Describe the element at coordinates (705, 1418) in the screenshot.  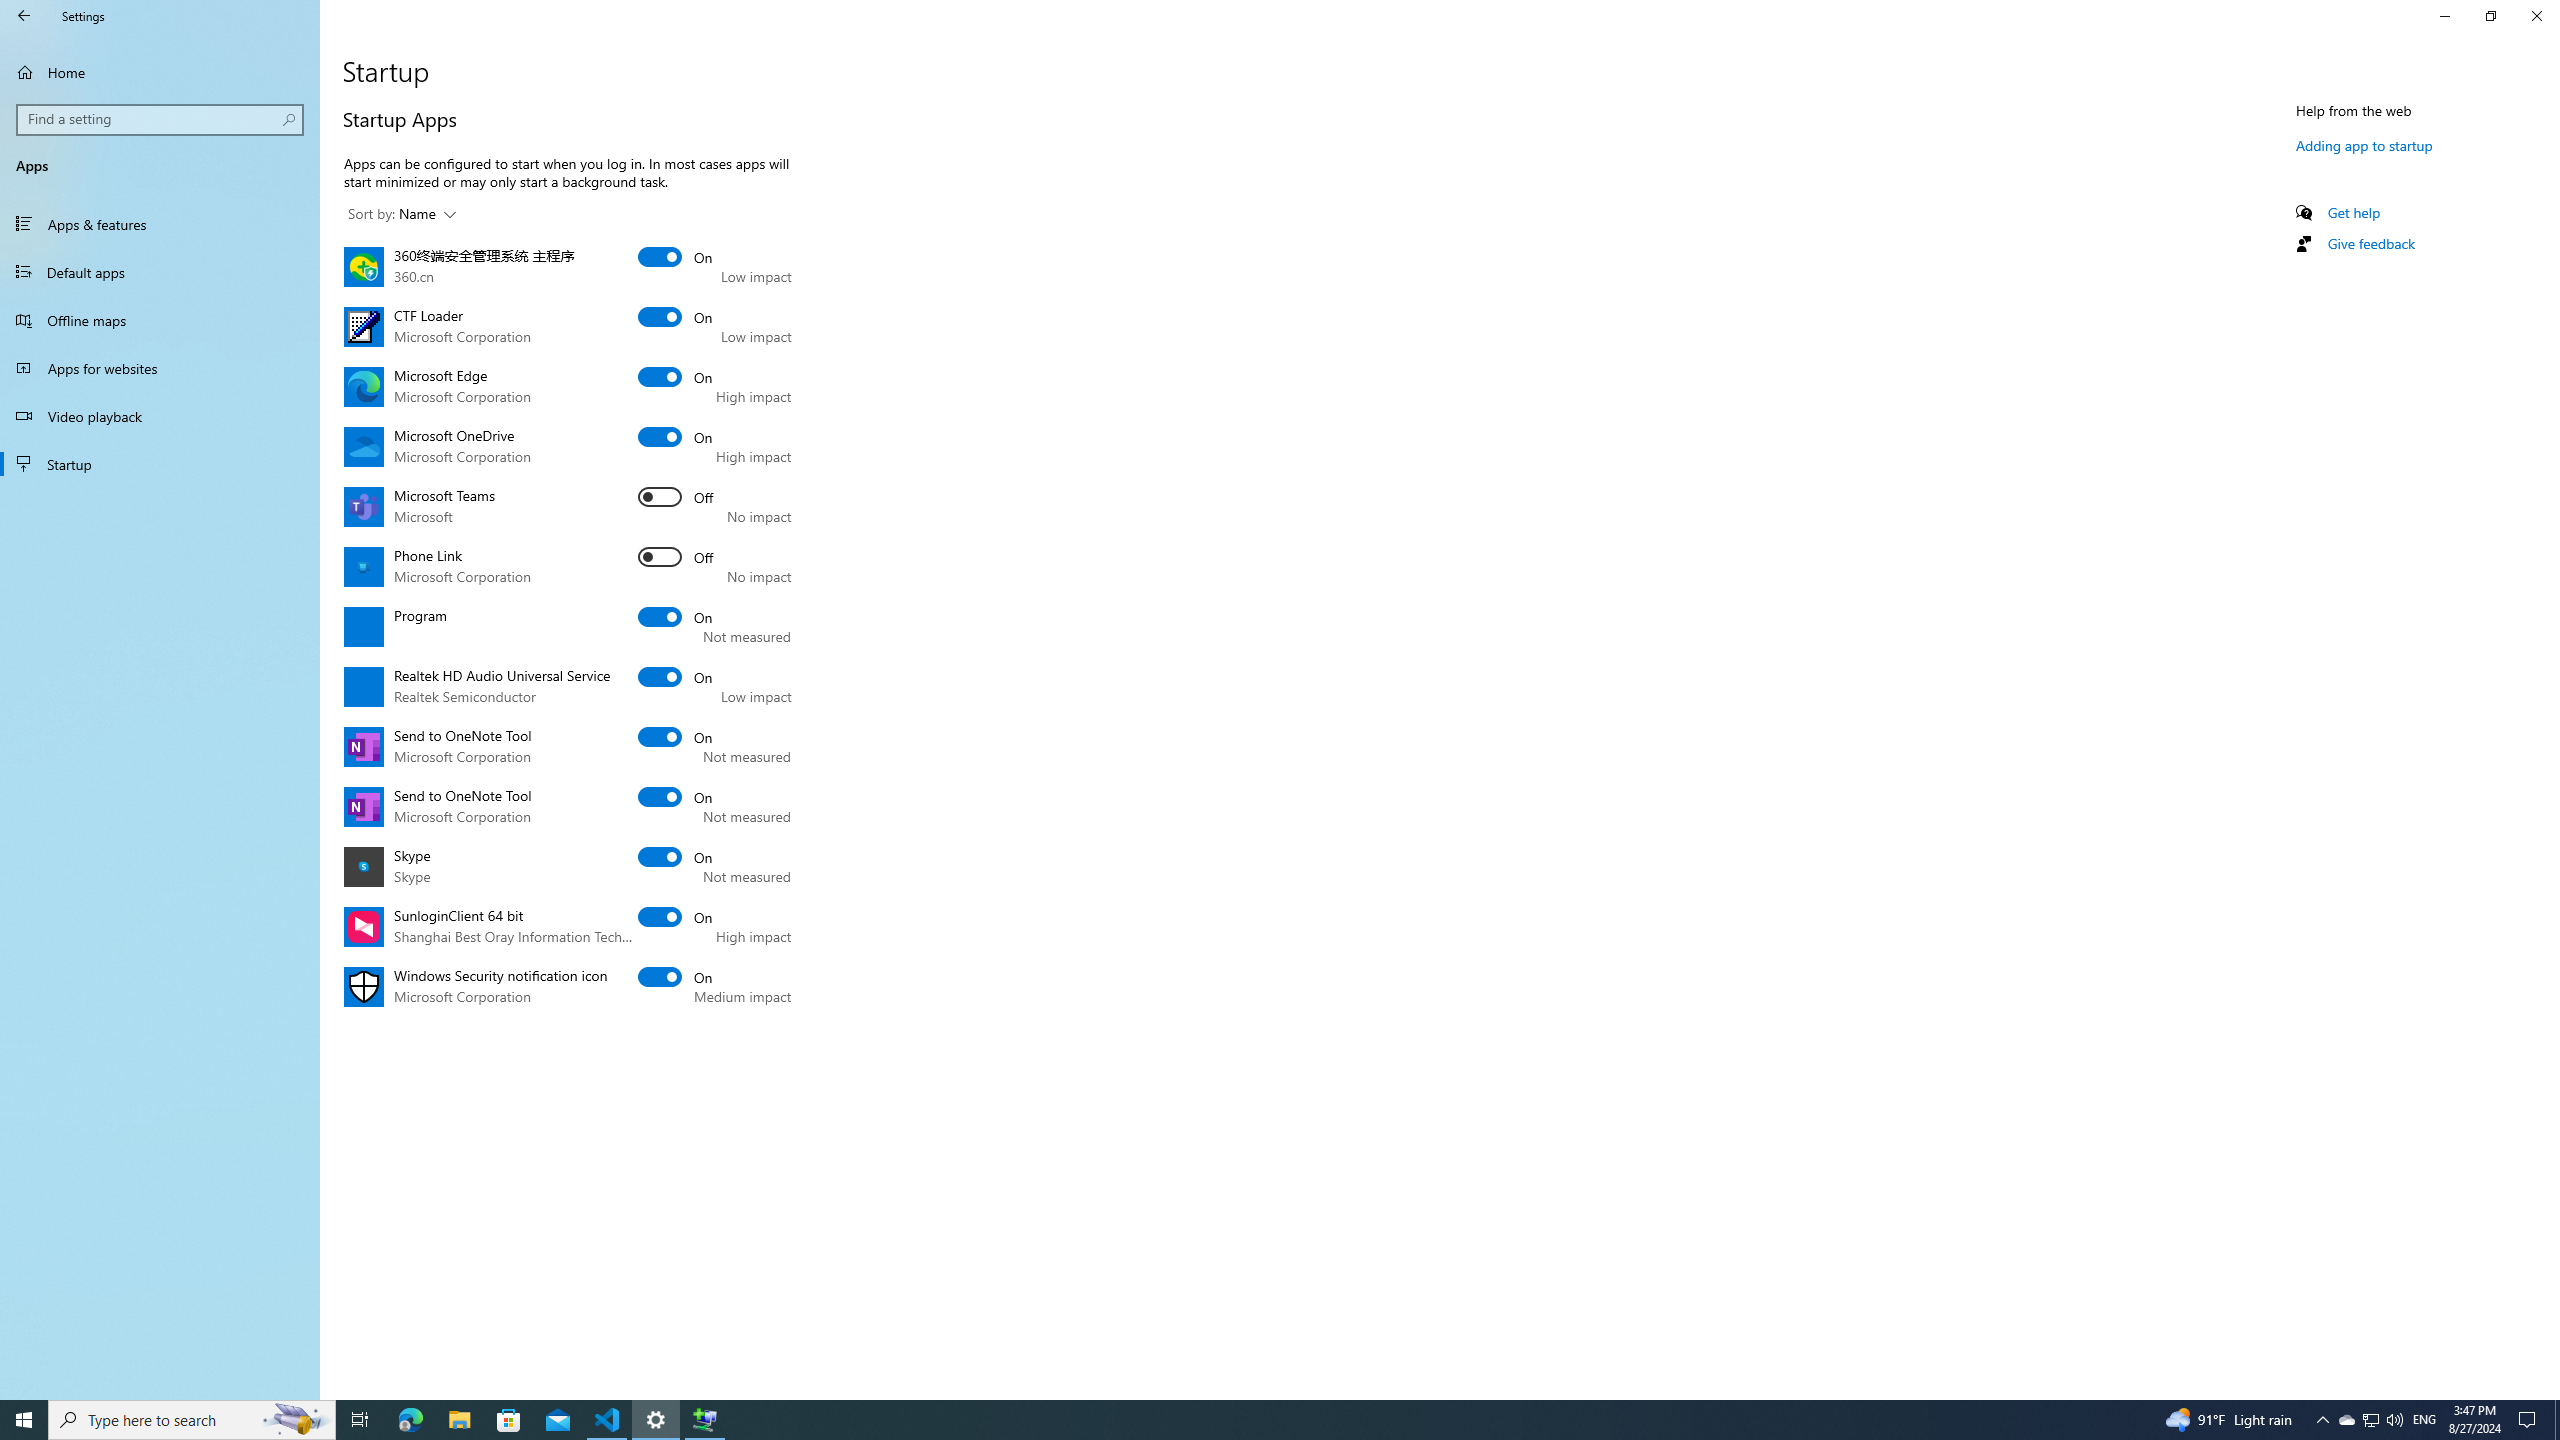
I see `'Extensible Wizards Host Process - 1 running window'` at that location.